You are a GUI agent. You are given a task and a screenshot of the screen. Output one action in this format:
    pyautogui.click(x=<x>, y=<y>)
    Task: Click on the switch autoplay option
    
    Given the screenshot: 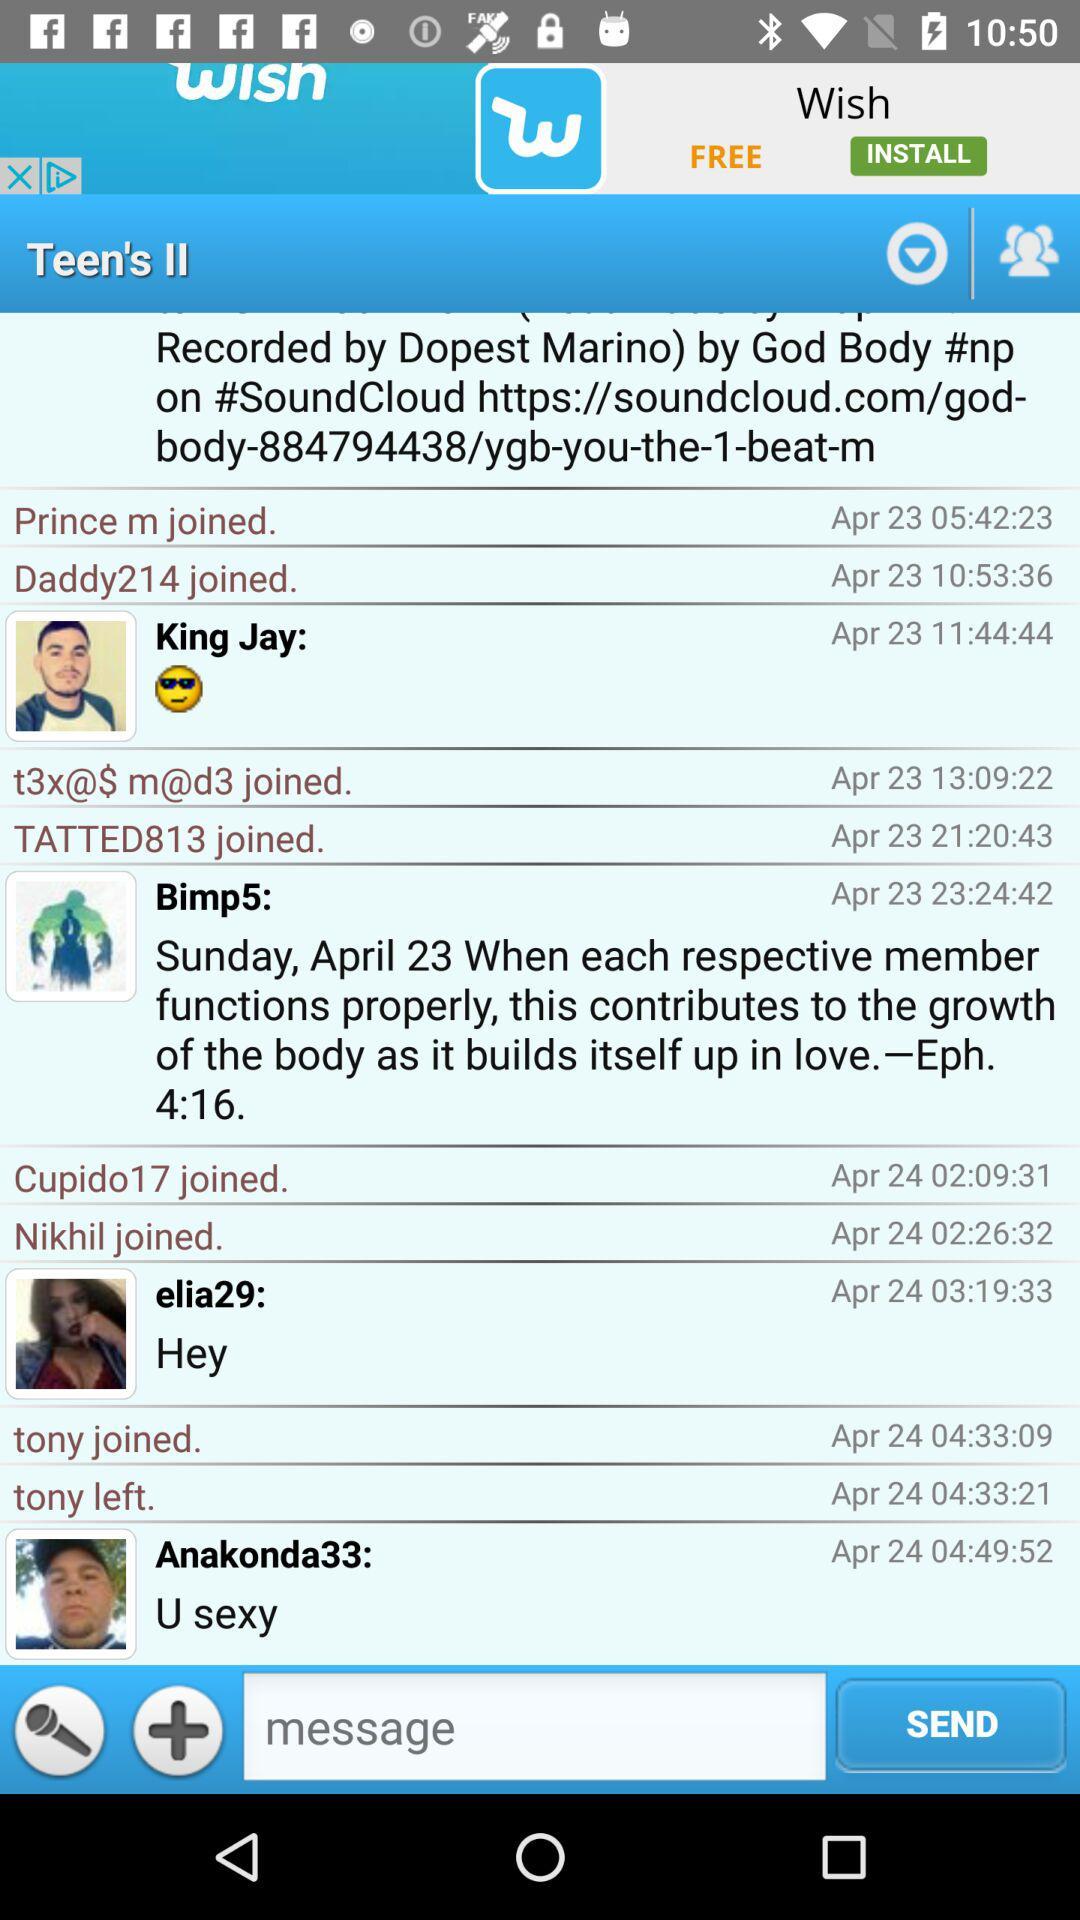 What is the action you would take?
    pyautogui.click(x=915, y=252)
    